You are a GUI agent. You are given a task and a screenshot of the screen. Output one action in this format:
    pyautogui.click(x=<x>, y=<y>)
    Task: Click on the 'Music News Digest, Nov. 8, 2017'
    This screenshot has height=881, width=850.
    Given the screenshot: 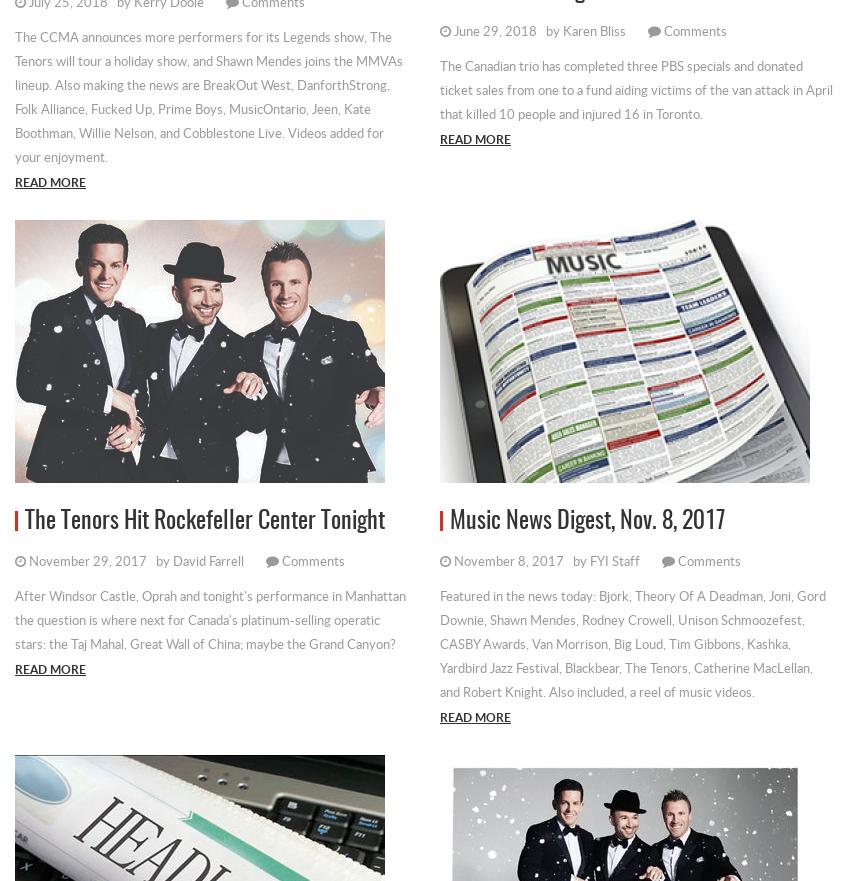 What is the action you would take?
    pyautogui.click(x=587, y=521)
    